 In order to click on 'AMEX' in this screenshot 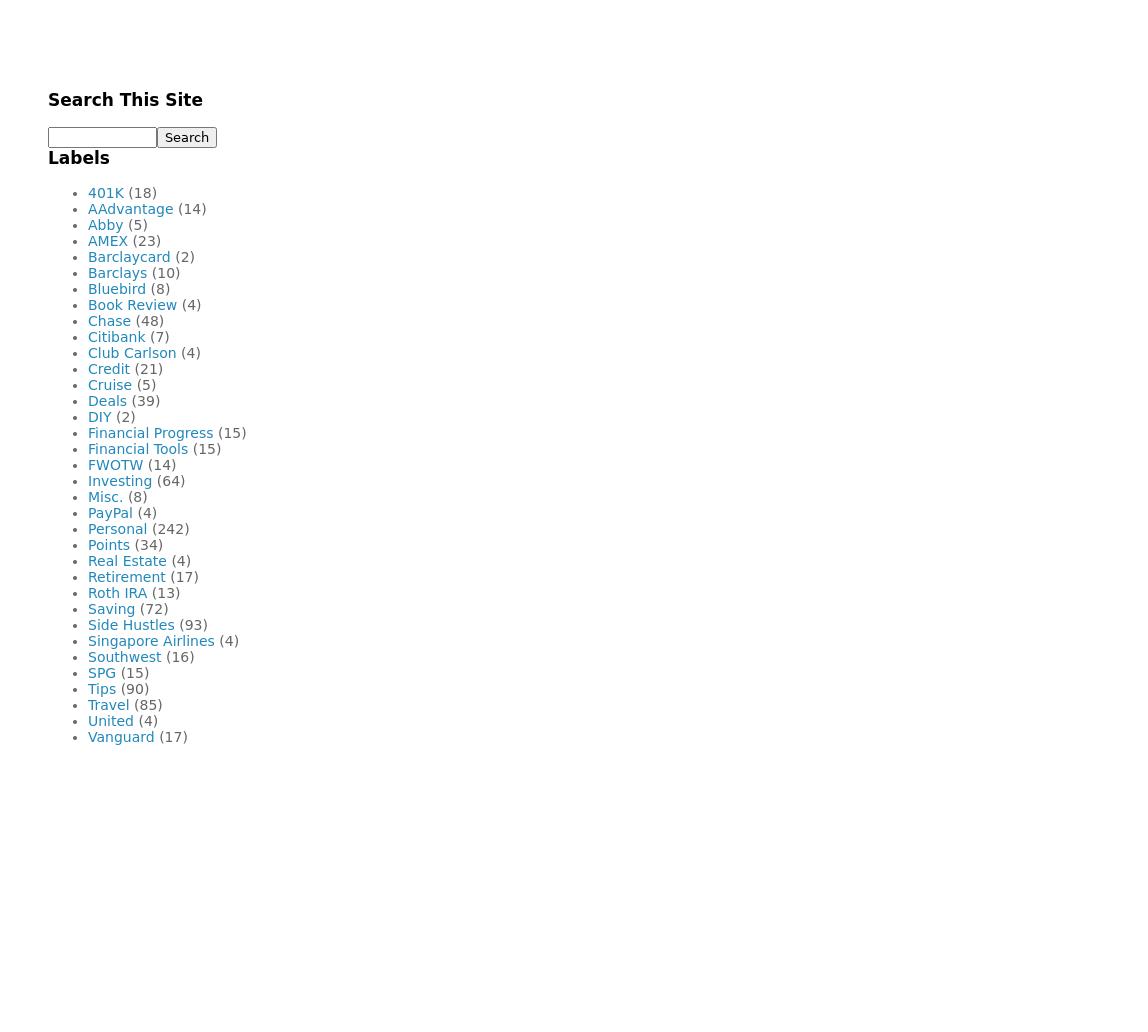, I will do `click(108, 239)`.